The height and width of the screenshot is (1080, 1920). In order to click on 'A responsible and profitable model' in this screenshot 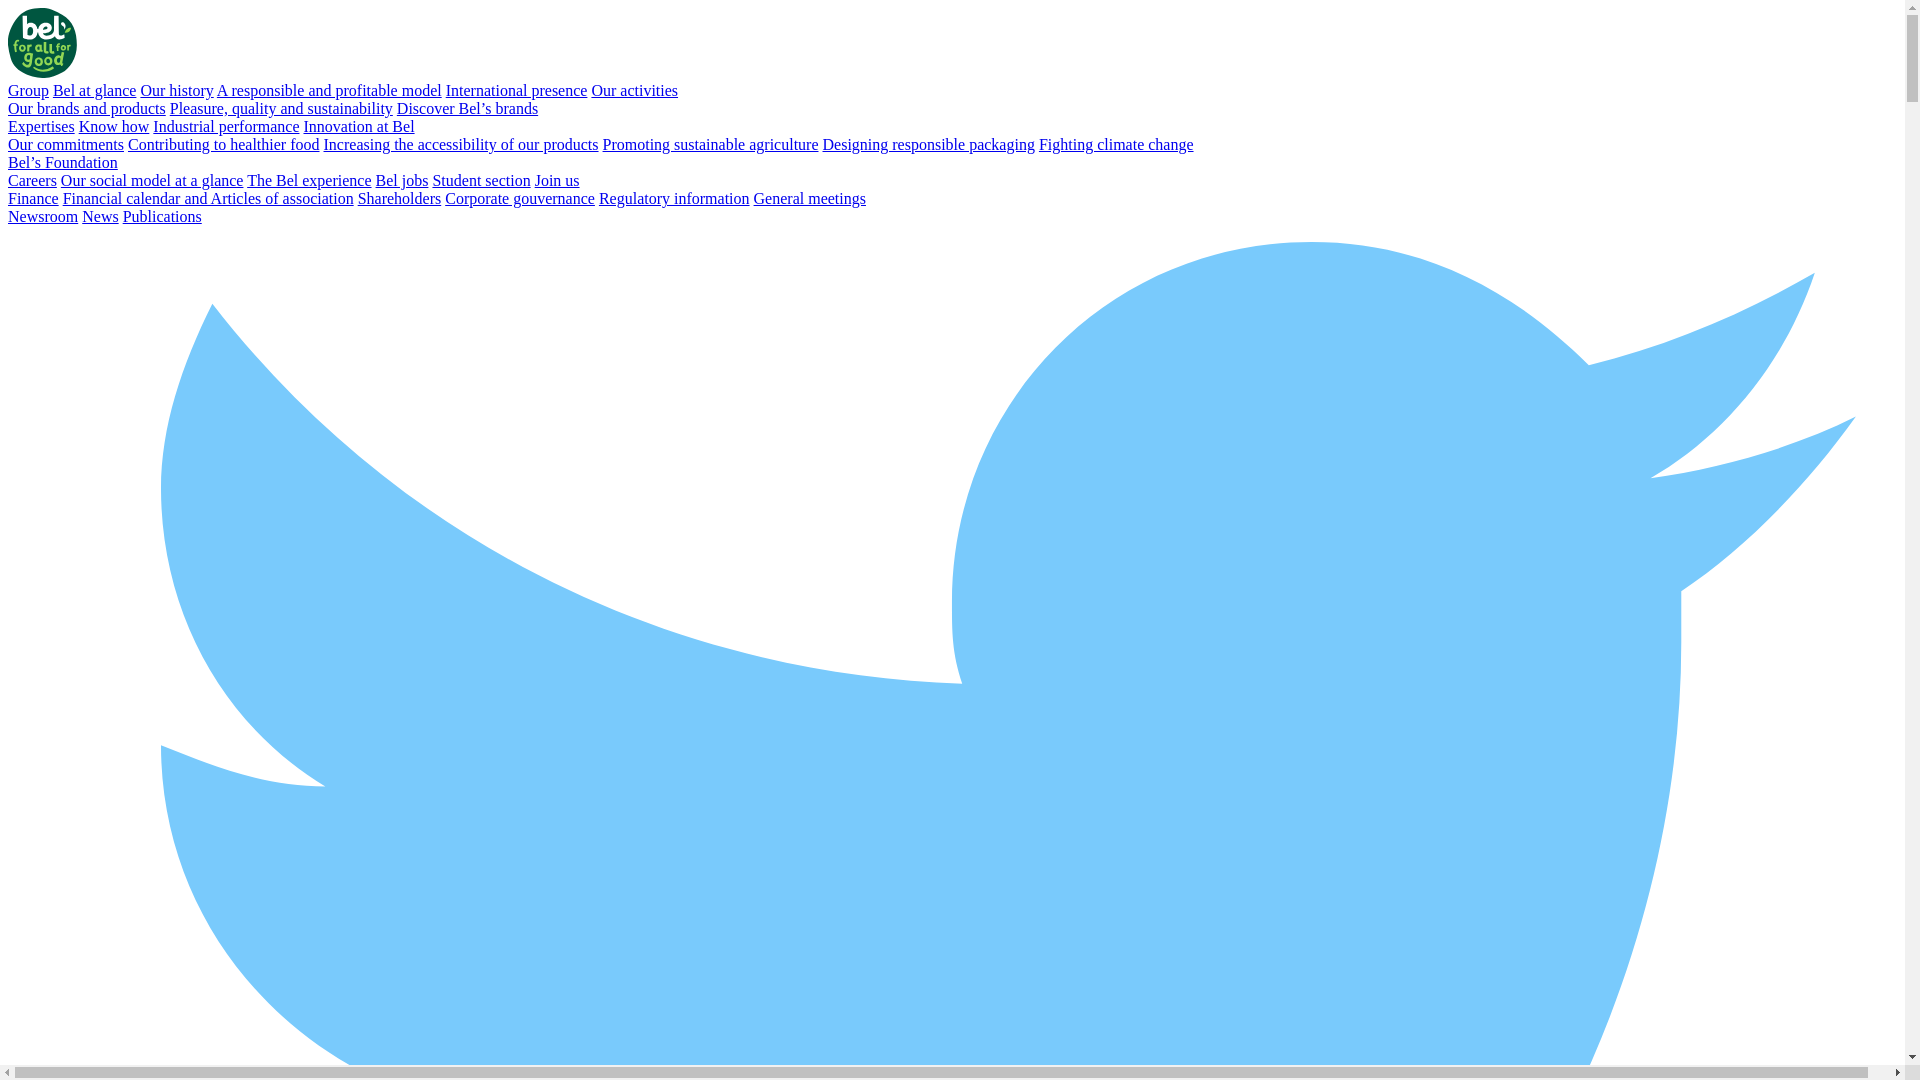, I will do `click(216, 90)`.